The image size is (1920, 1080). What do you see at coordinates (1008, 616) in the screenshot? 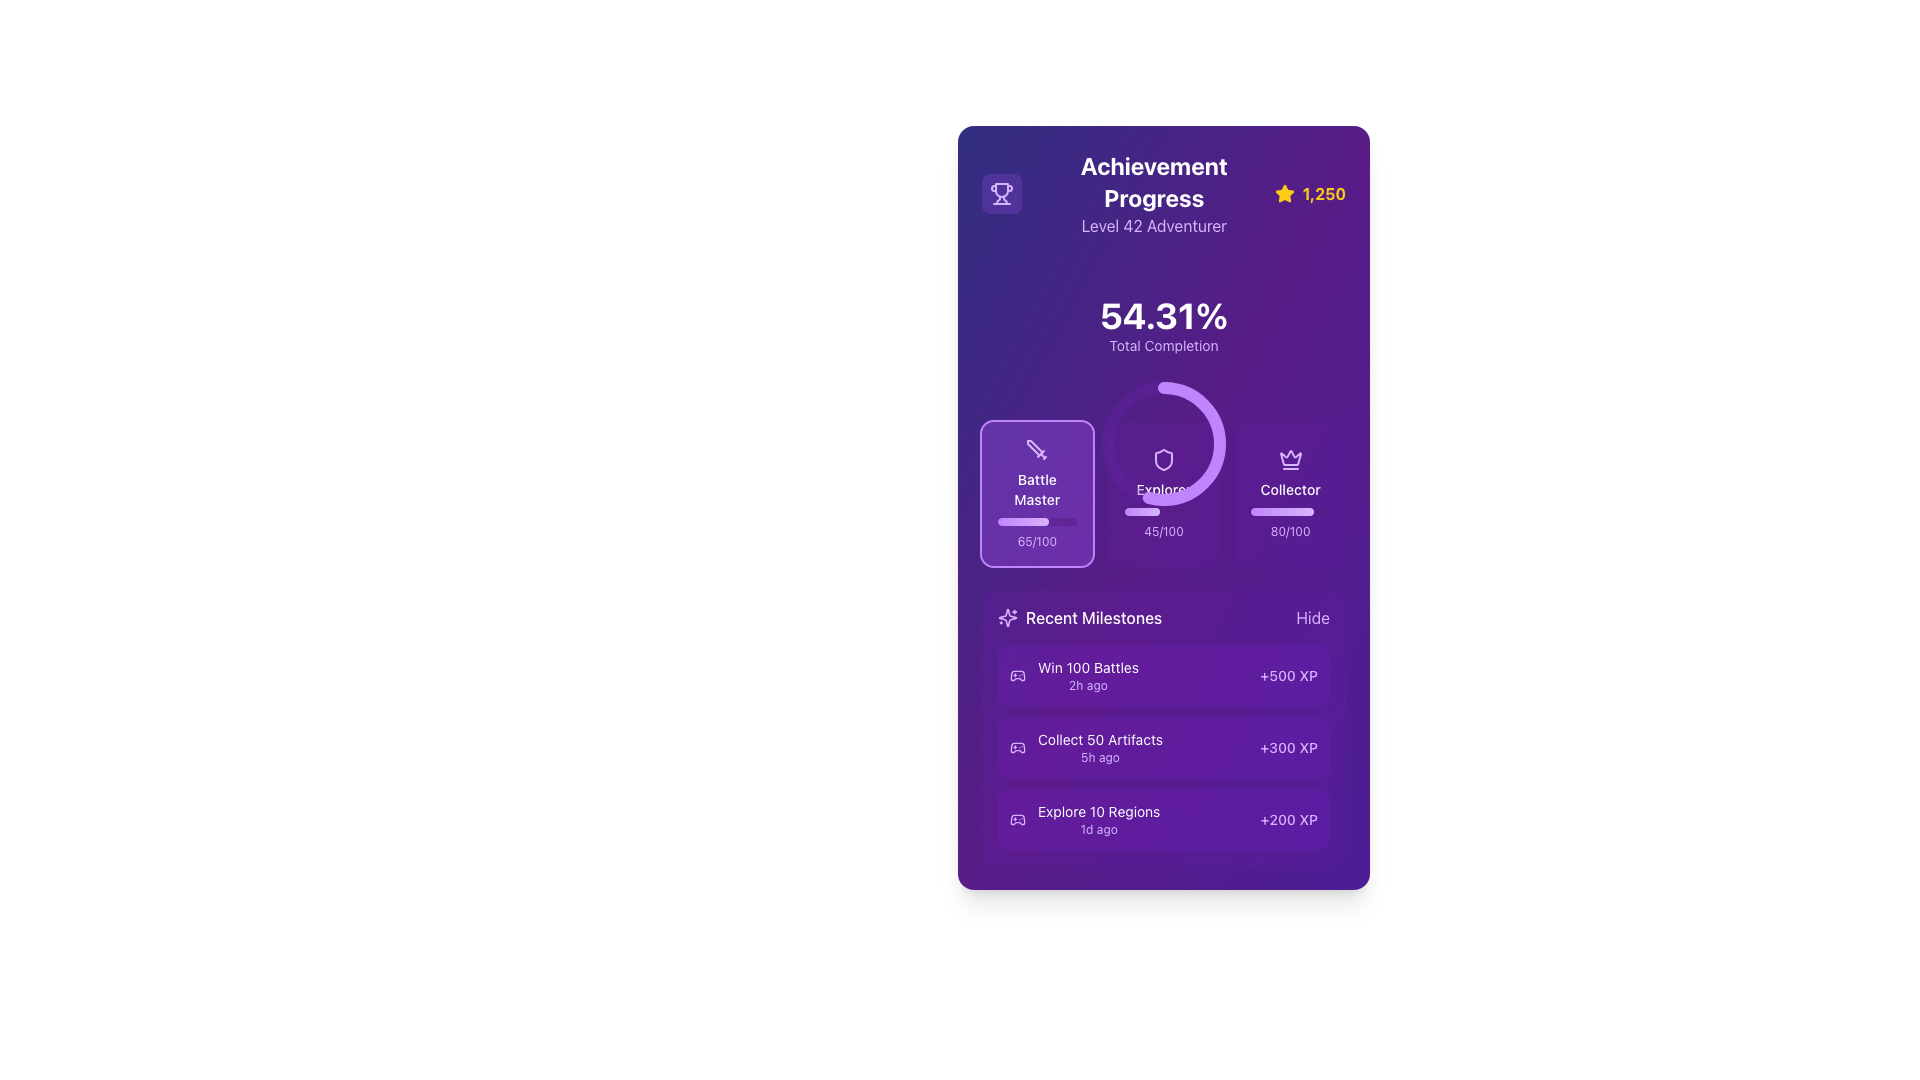
I see `the decorative sparkles pattern icon, which is styled in purple and located to the left of the 'Recent Milestones' section header, indicating celebration or achievement` at bounding box center [1008, 616].